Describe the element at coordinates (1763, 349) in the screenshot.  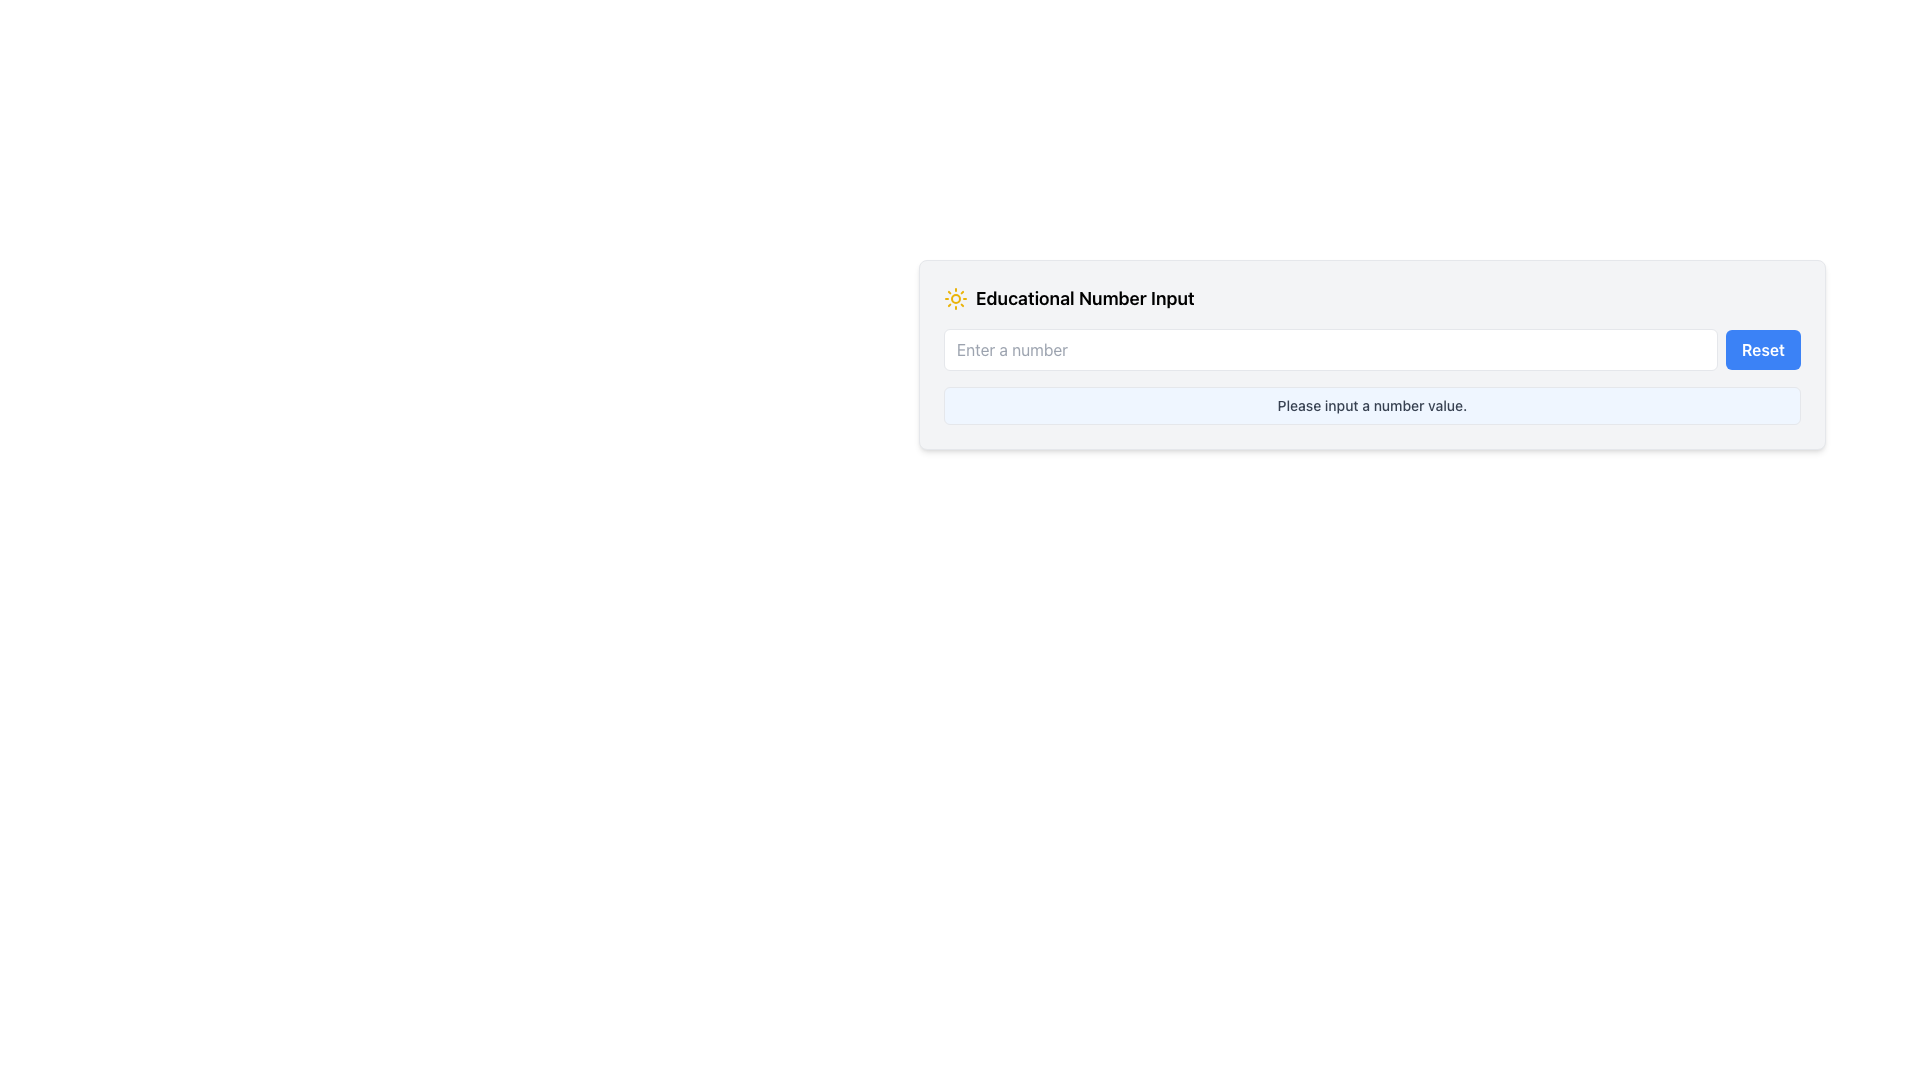
I see `the 'Reset' button, which is a rectangular button with rounded corners, displaying bold white text on a bright blue background, located in the upper-middle area of the interface, next to a text input field` at that location.